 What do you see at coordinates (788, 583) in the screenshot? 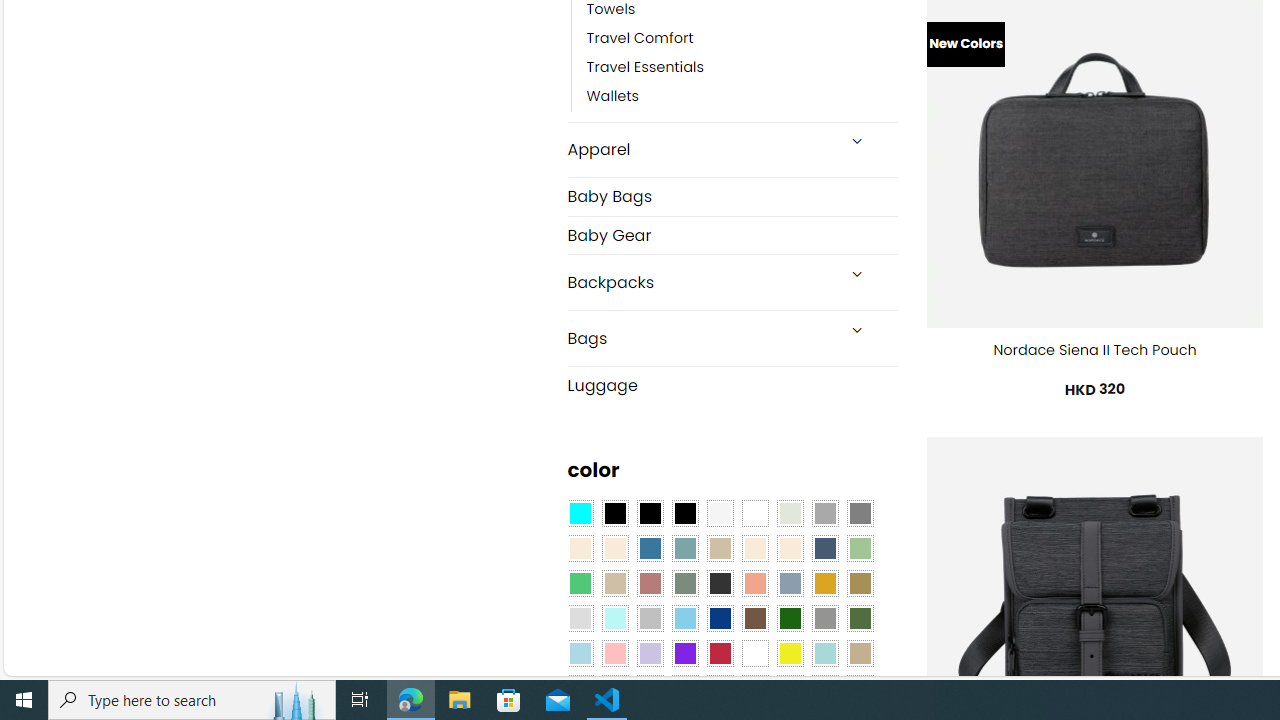
I see `'Dusty Blue'` at bounding box center [788, 583].